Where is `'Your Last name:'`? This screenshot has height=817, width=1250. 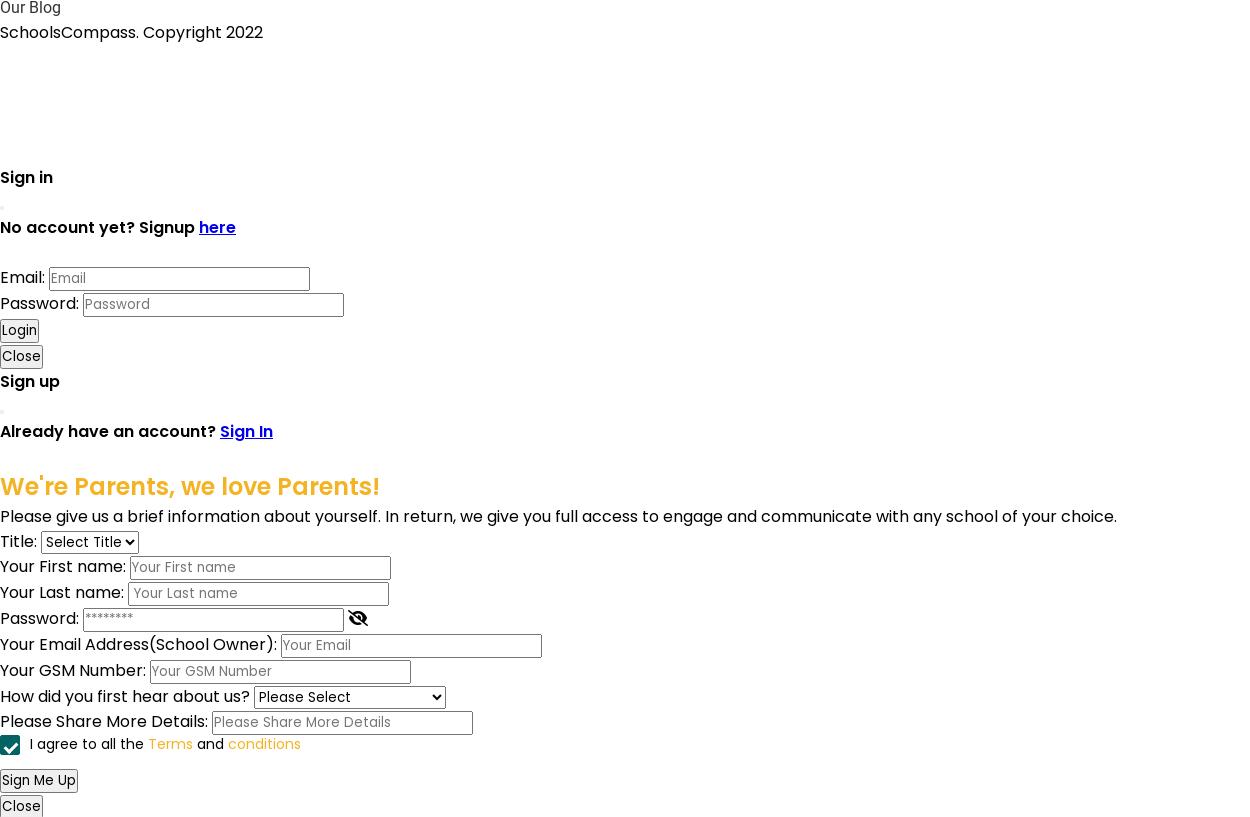
'Your Last name:' is located at coordinates (62, 592).